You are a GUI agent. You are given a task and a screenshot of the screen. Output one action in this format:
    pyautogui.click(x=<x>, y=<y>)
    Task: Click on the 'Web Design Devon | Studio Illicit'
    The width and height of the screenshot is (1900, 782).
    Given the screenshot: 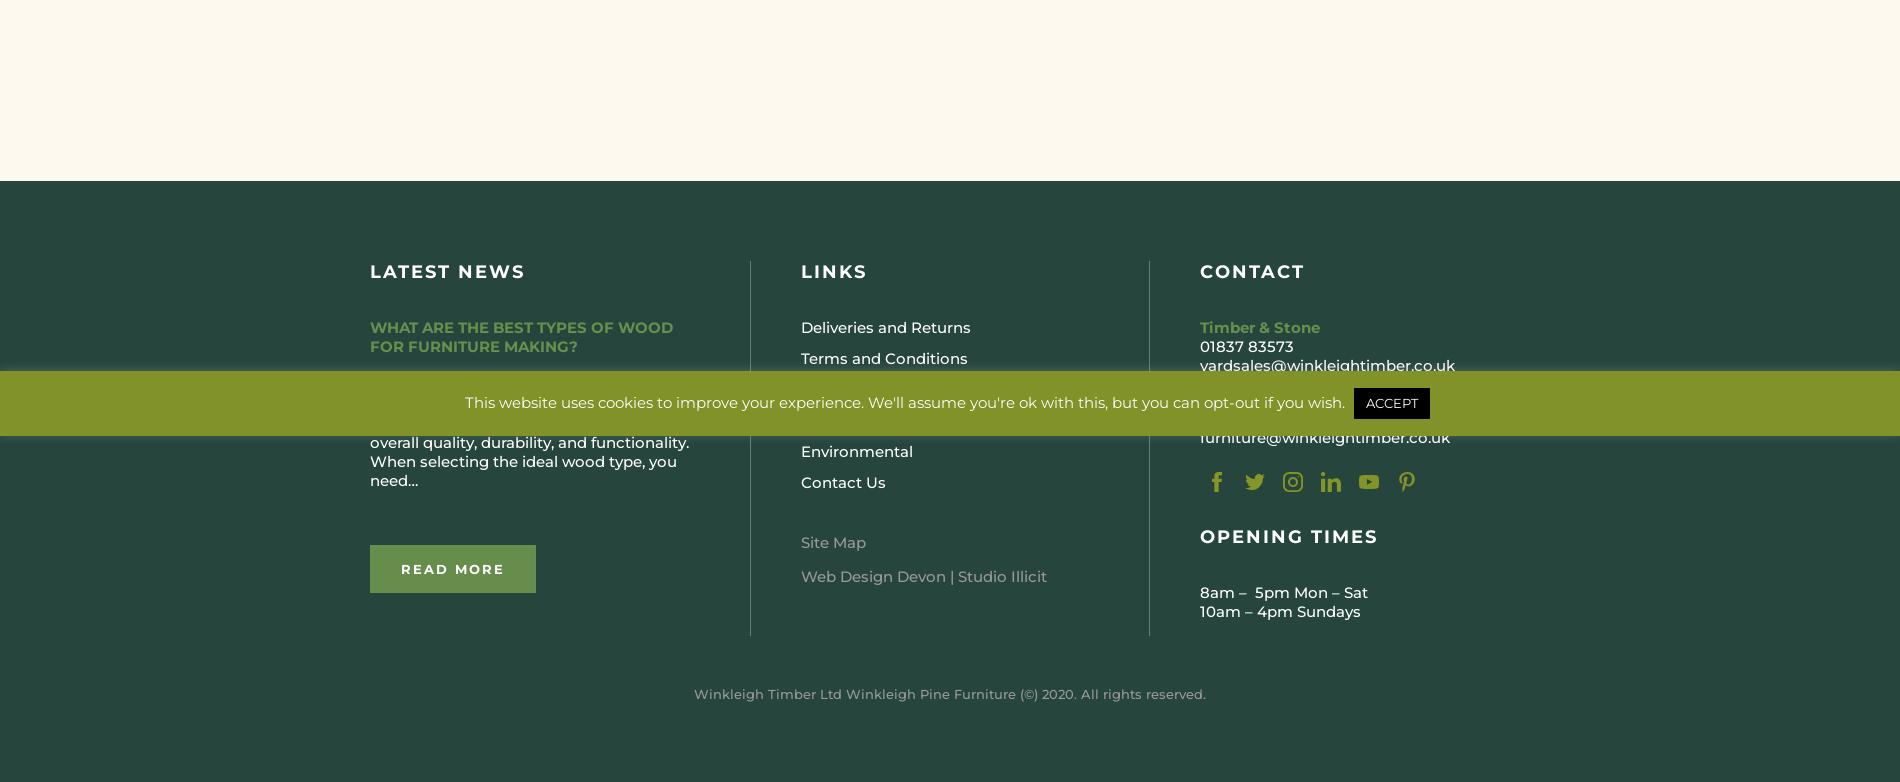 What is the action you would take?
    pyautogui.click(x=922, y=576)
    